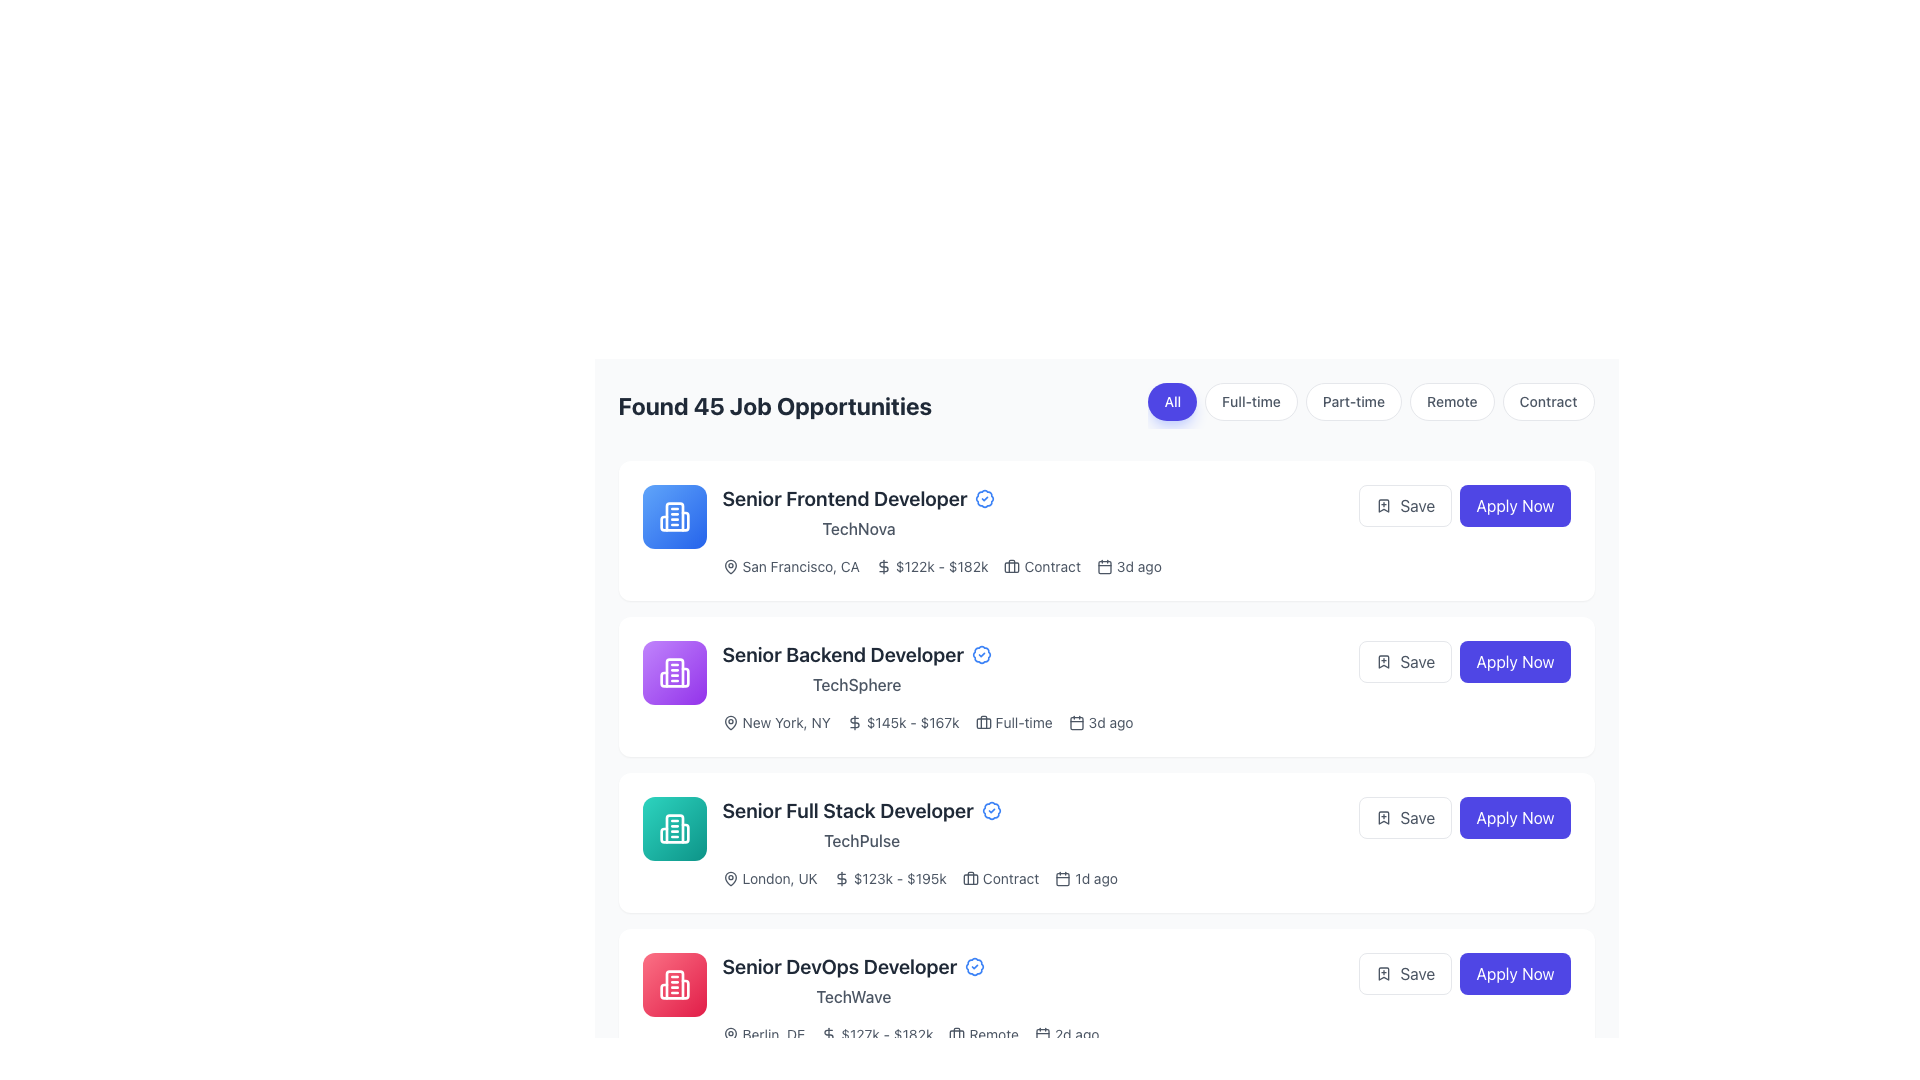  Describe the element at coordinates (985, 497) in the screenshot. I see `the circular badge icon with a checkmark symbol next to the title 'Senior Frontend Developer' in the job listing for 'TechNova'` at that location.